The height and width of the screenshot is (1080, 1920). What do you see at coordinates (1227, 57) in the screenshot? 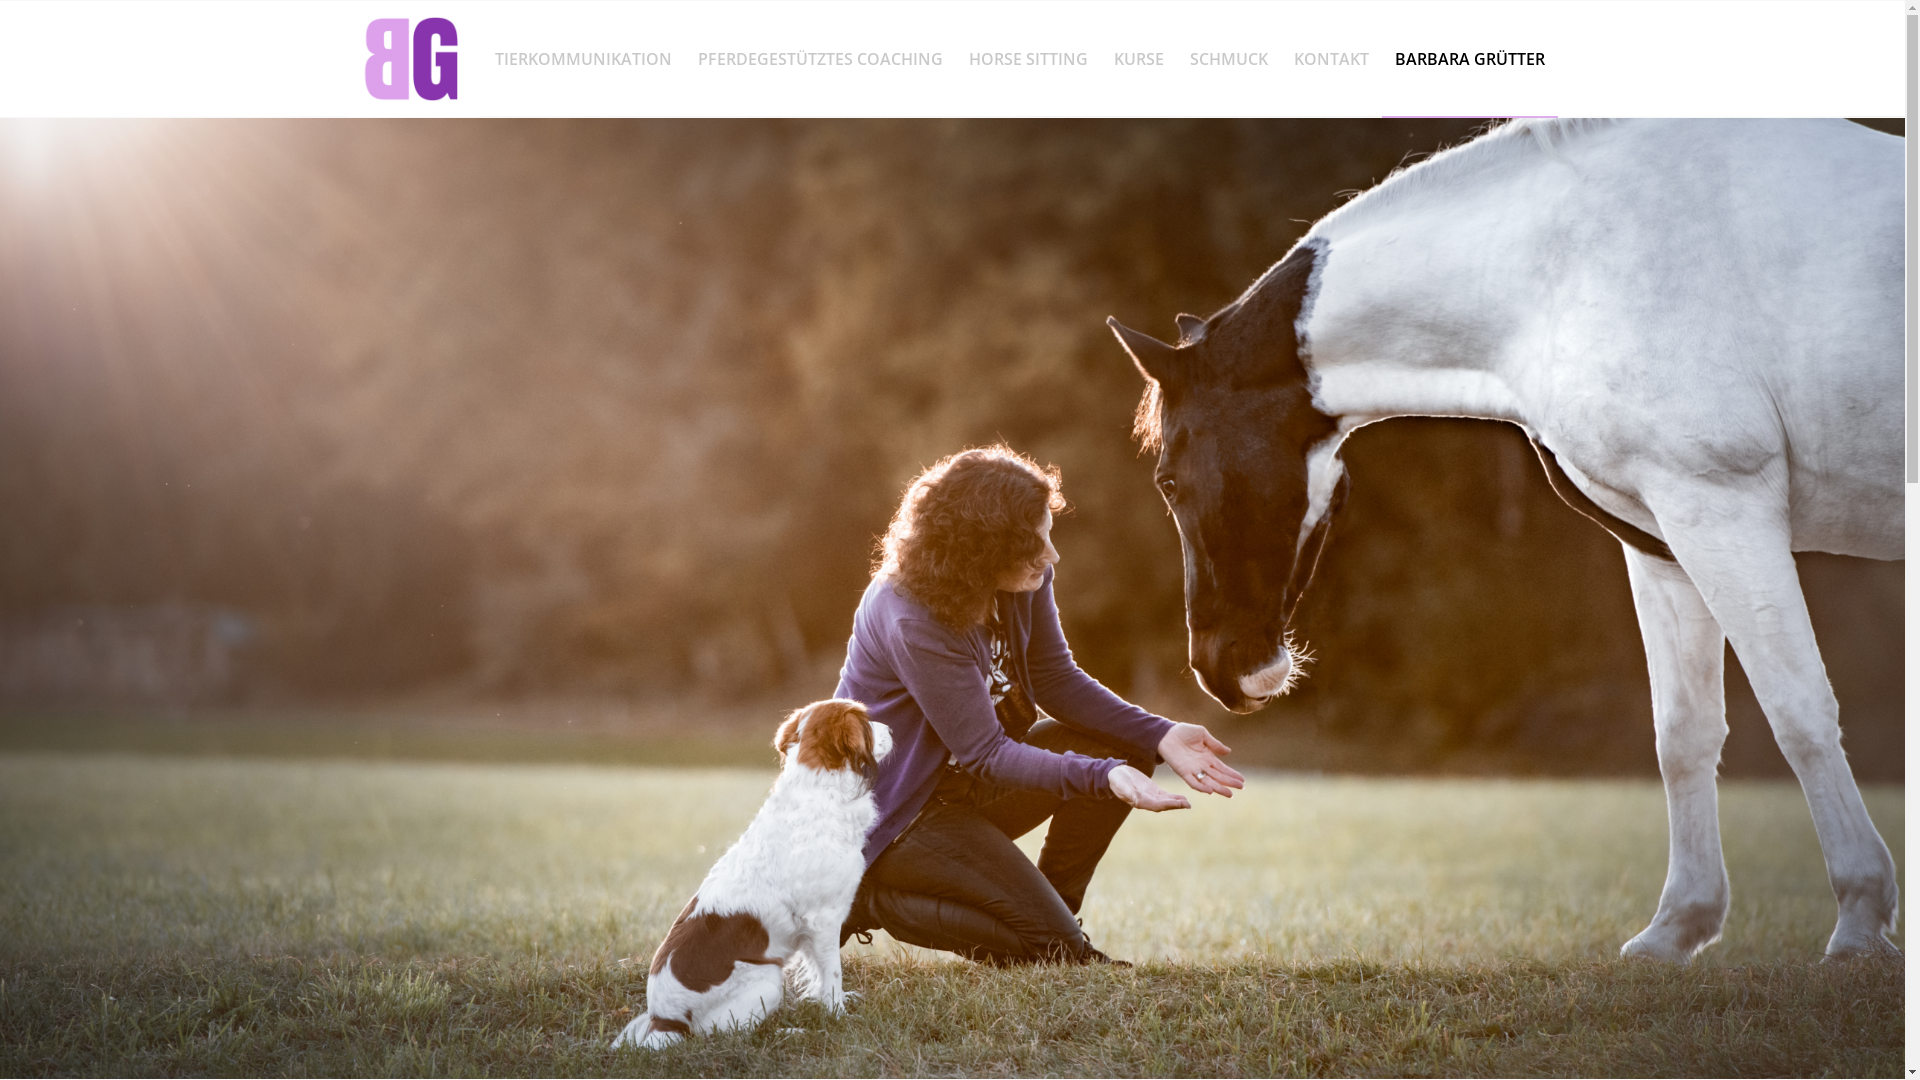
I see `'SCHMUCK'` at bounding box center [1227, 57].